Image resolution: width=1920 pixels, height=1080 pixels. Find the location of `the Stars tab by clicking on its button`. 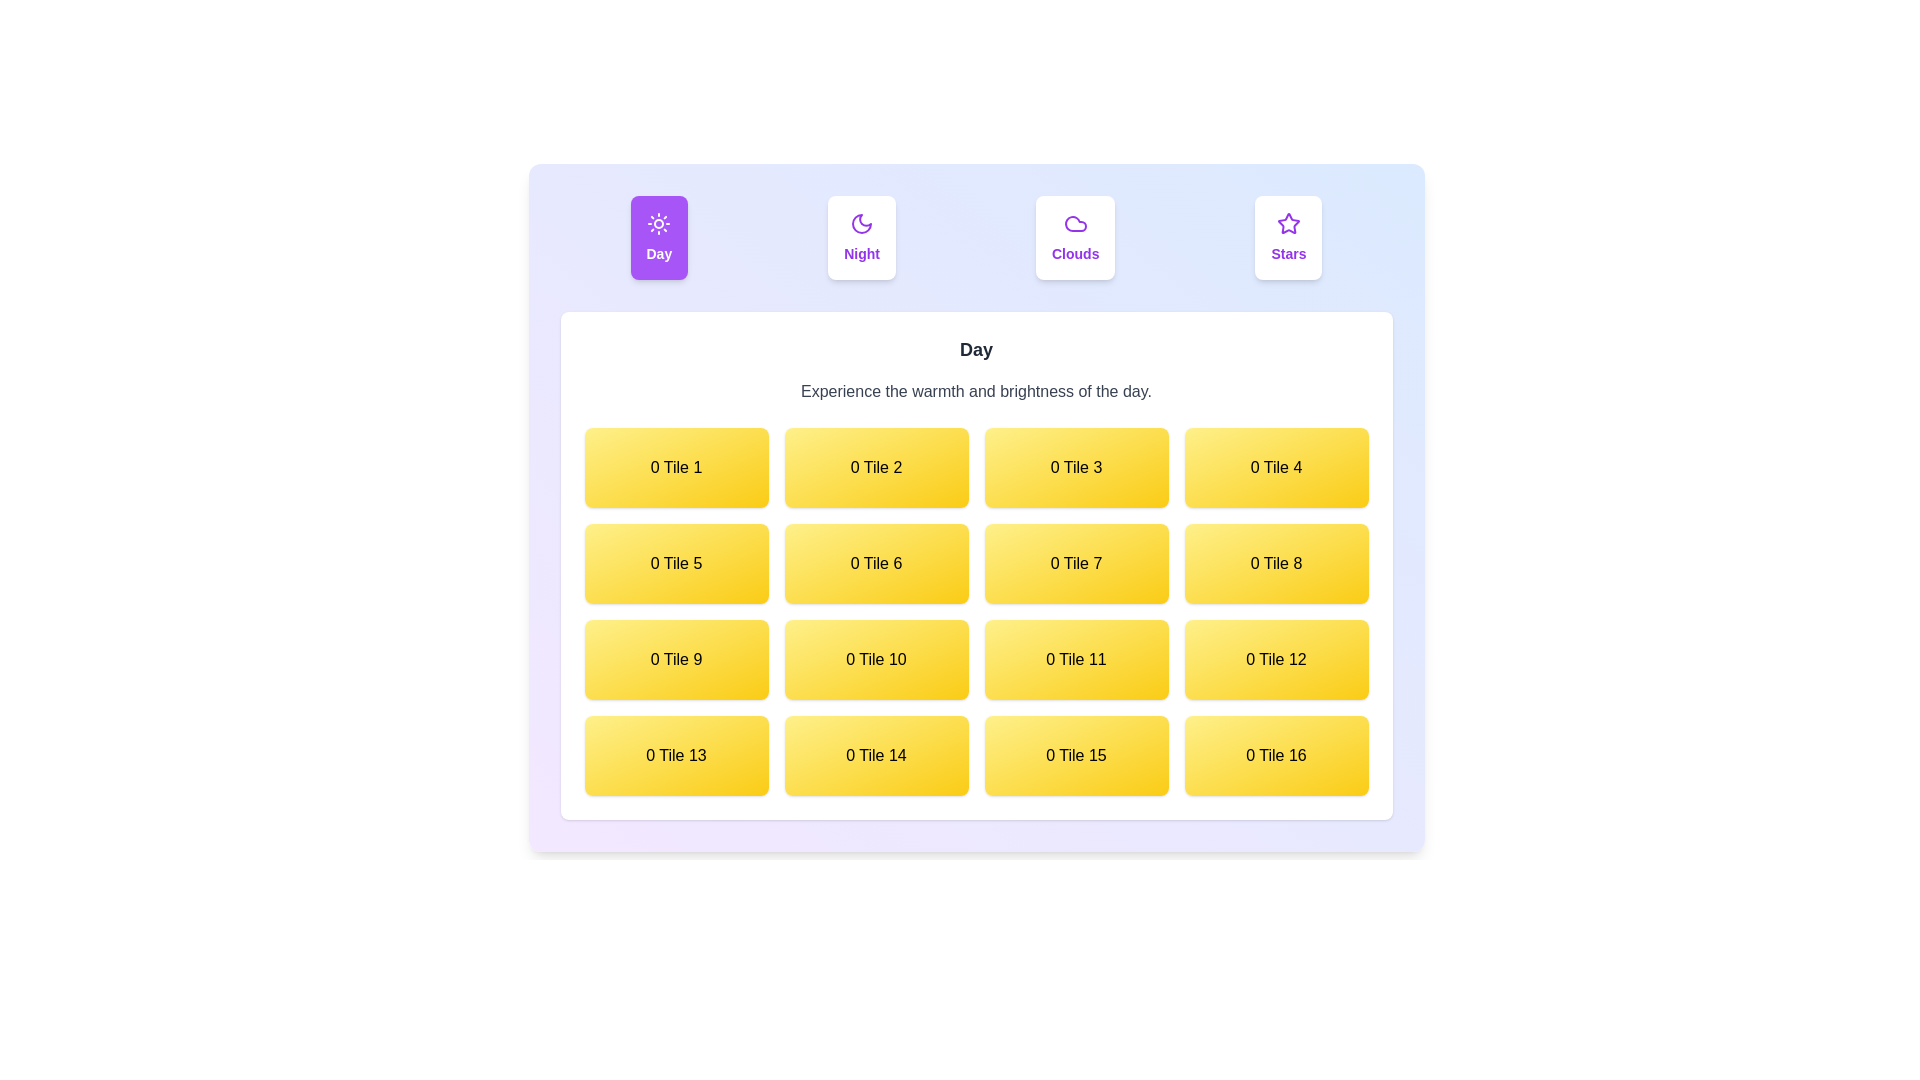

the Stars tab by clicking on its button is located at coordinates (1289, 237).